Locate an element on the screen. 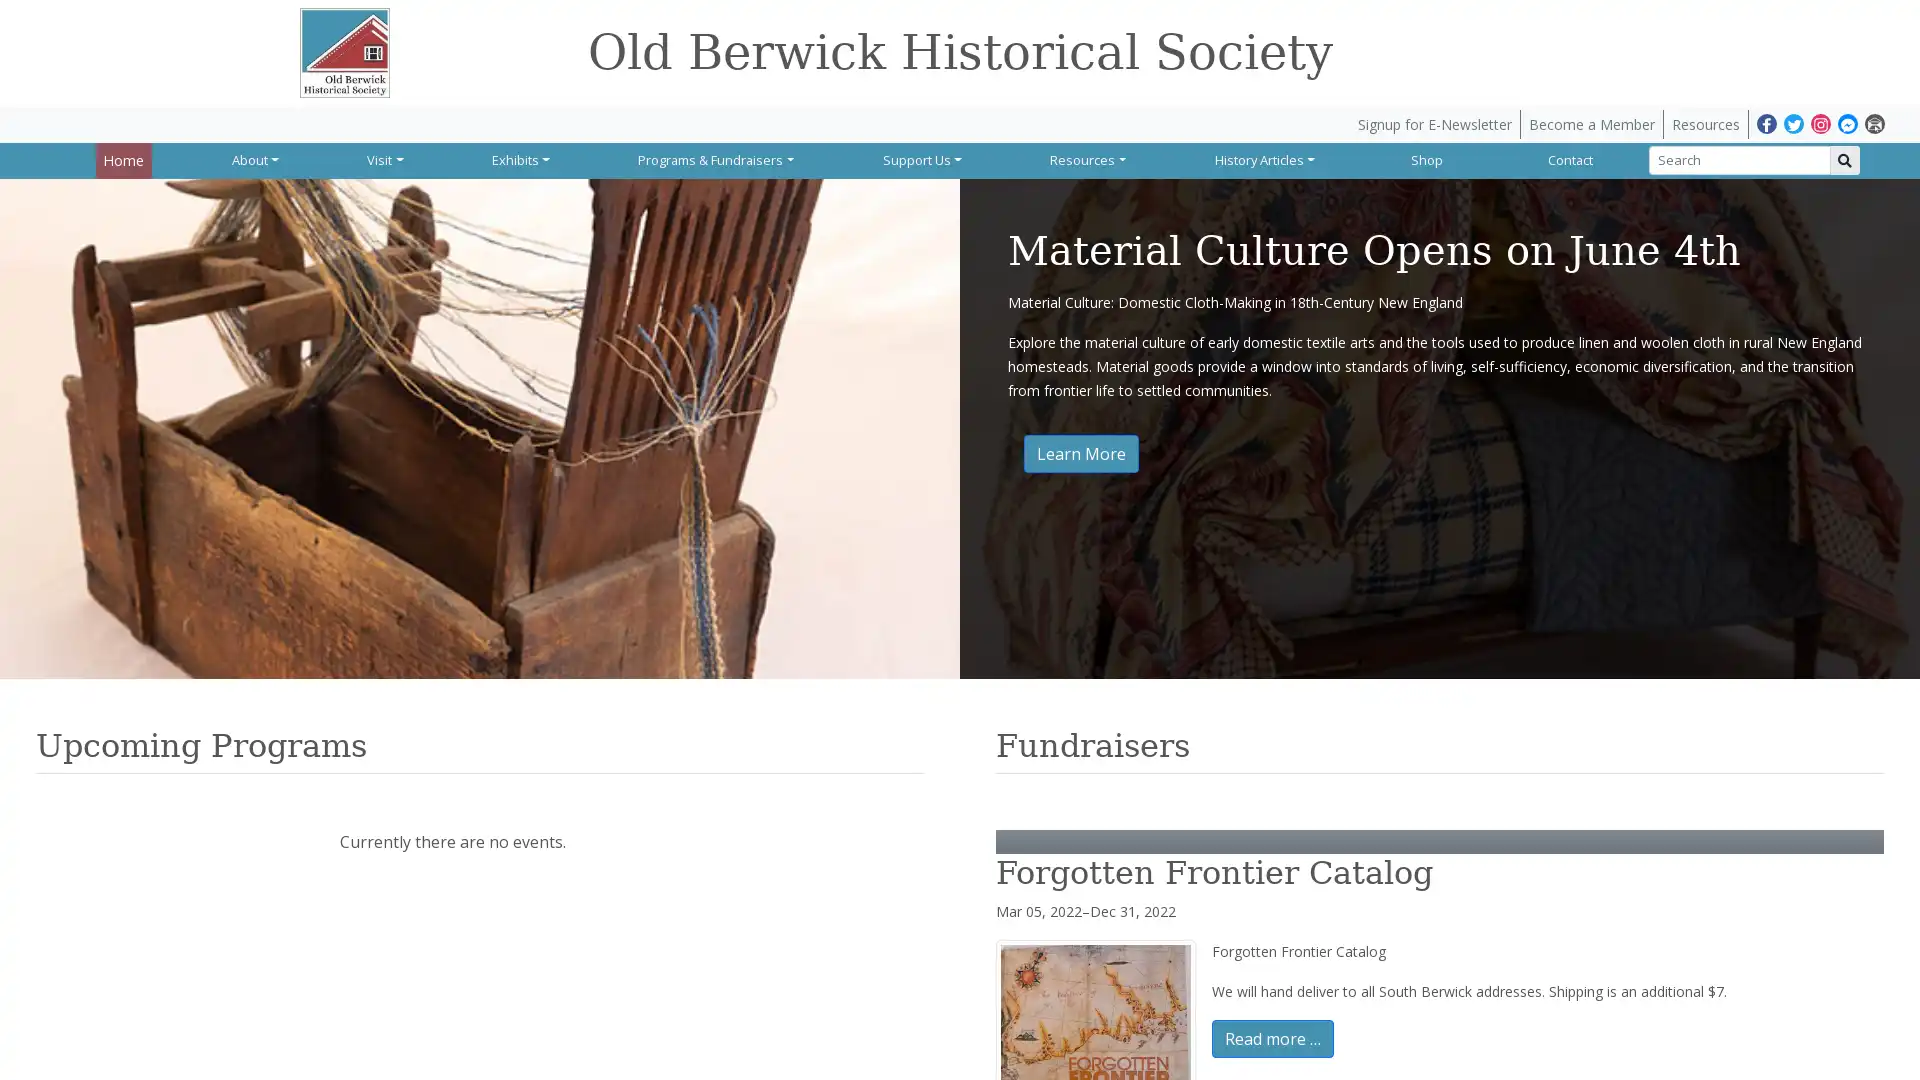 The image size is (1920, 1080). Learn More is located at coordinates (1080, 452).